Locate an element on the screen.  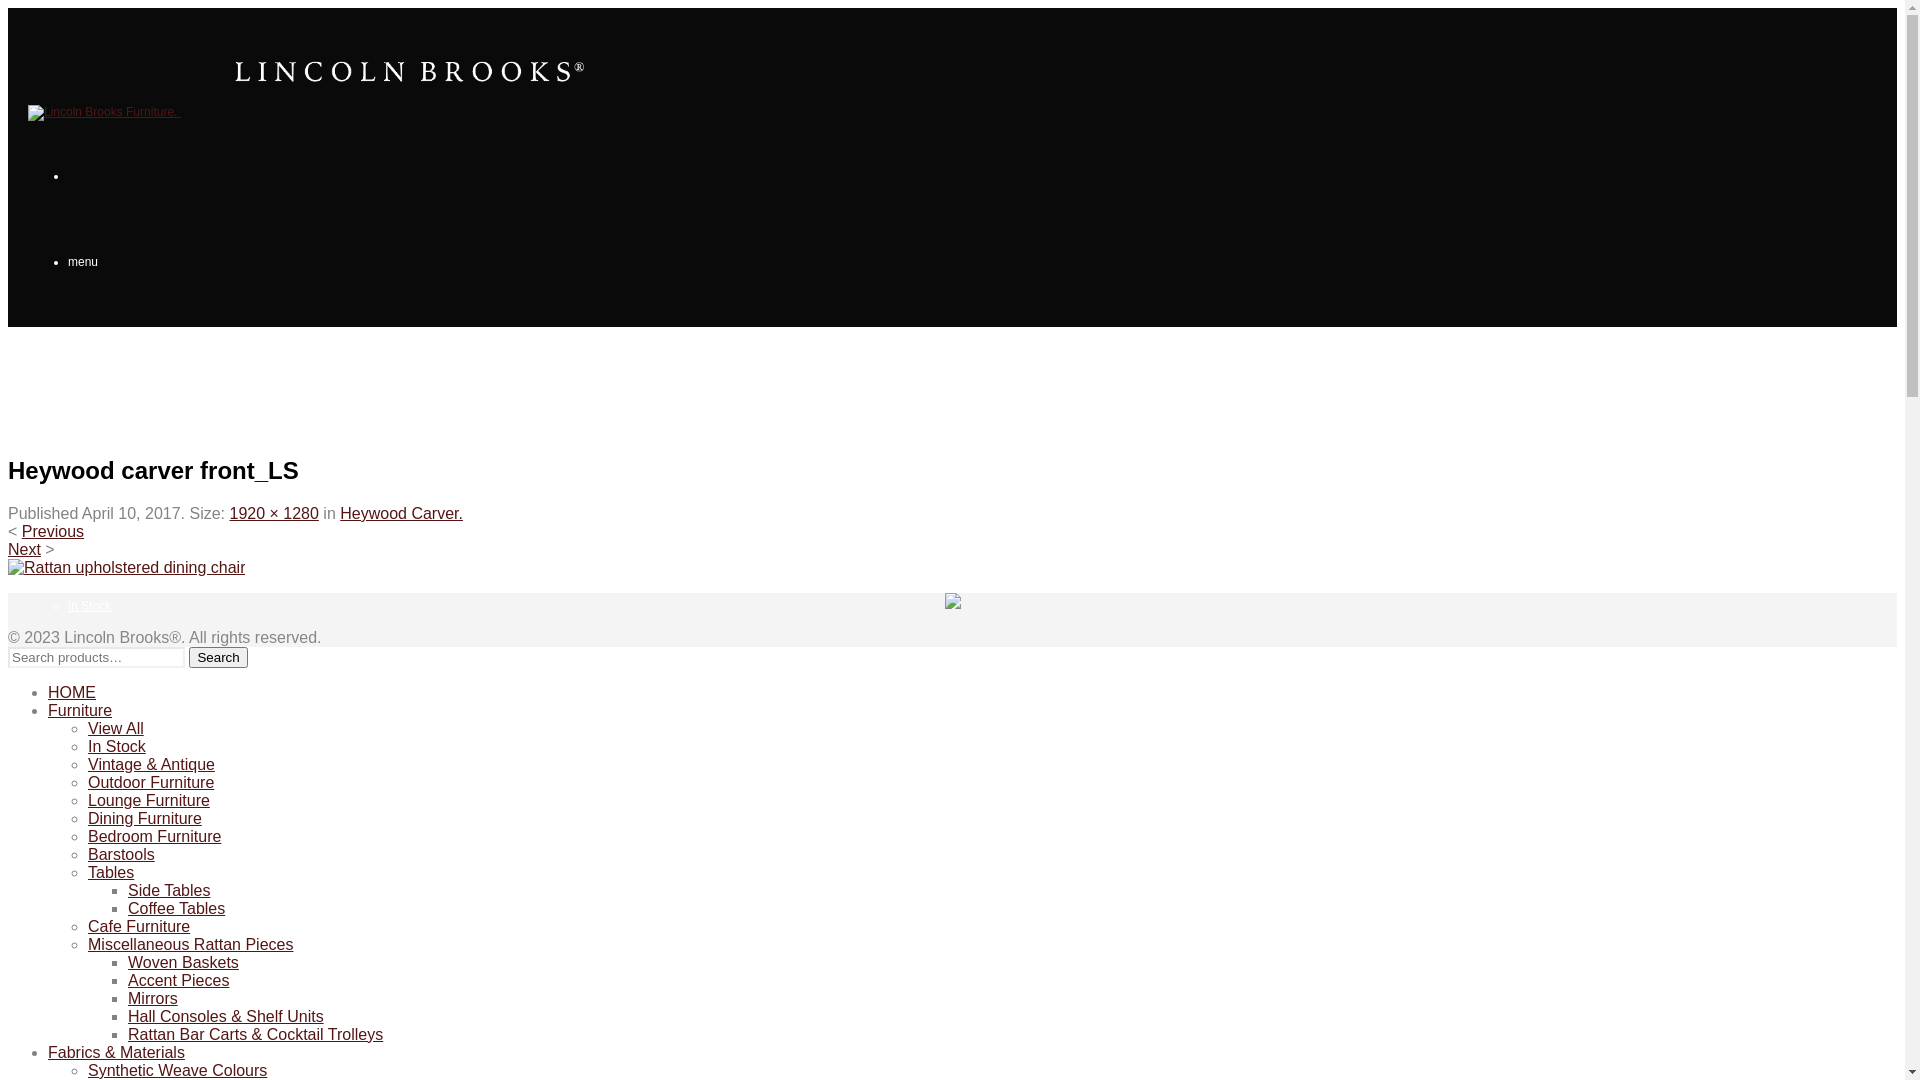
'Hall Consoles & Shelf Units' is located at coordinates (225, 1016).